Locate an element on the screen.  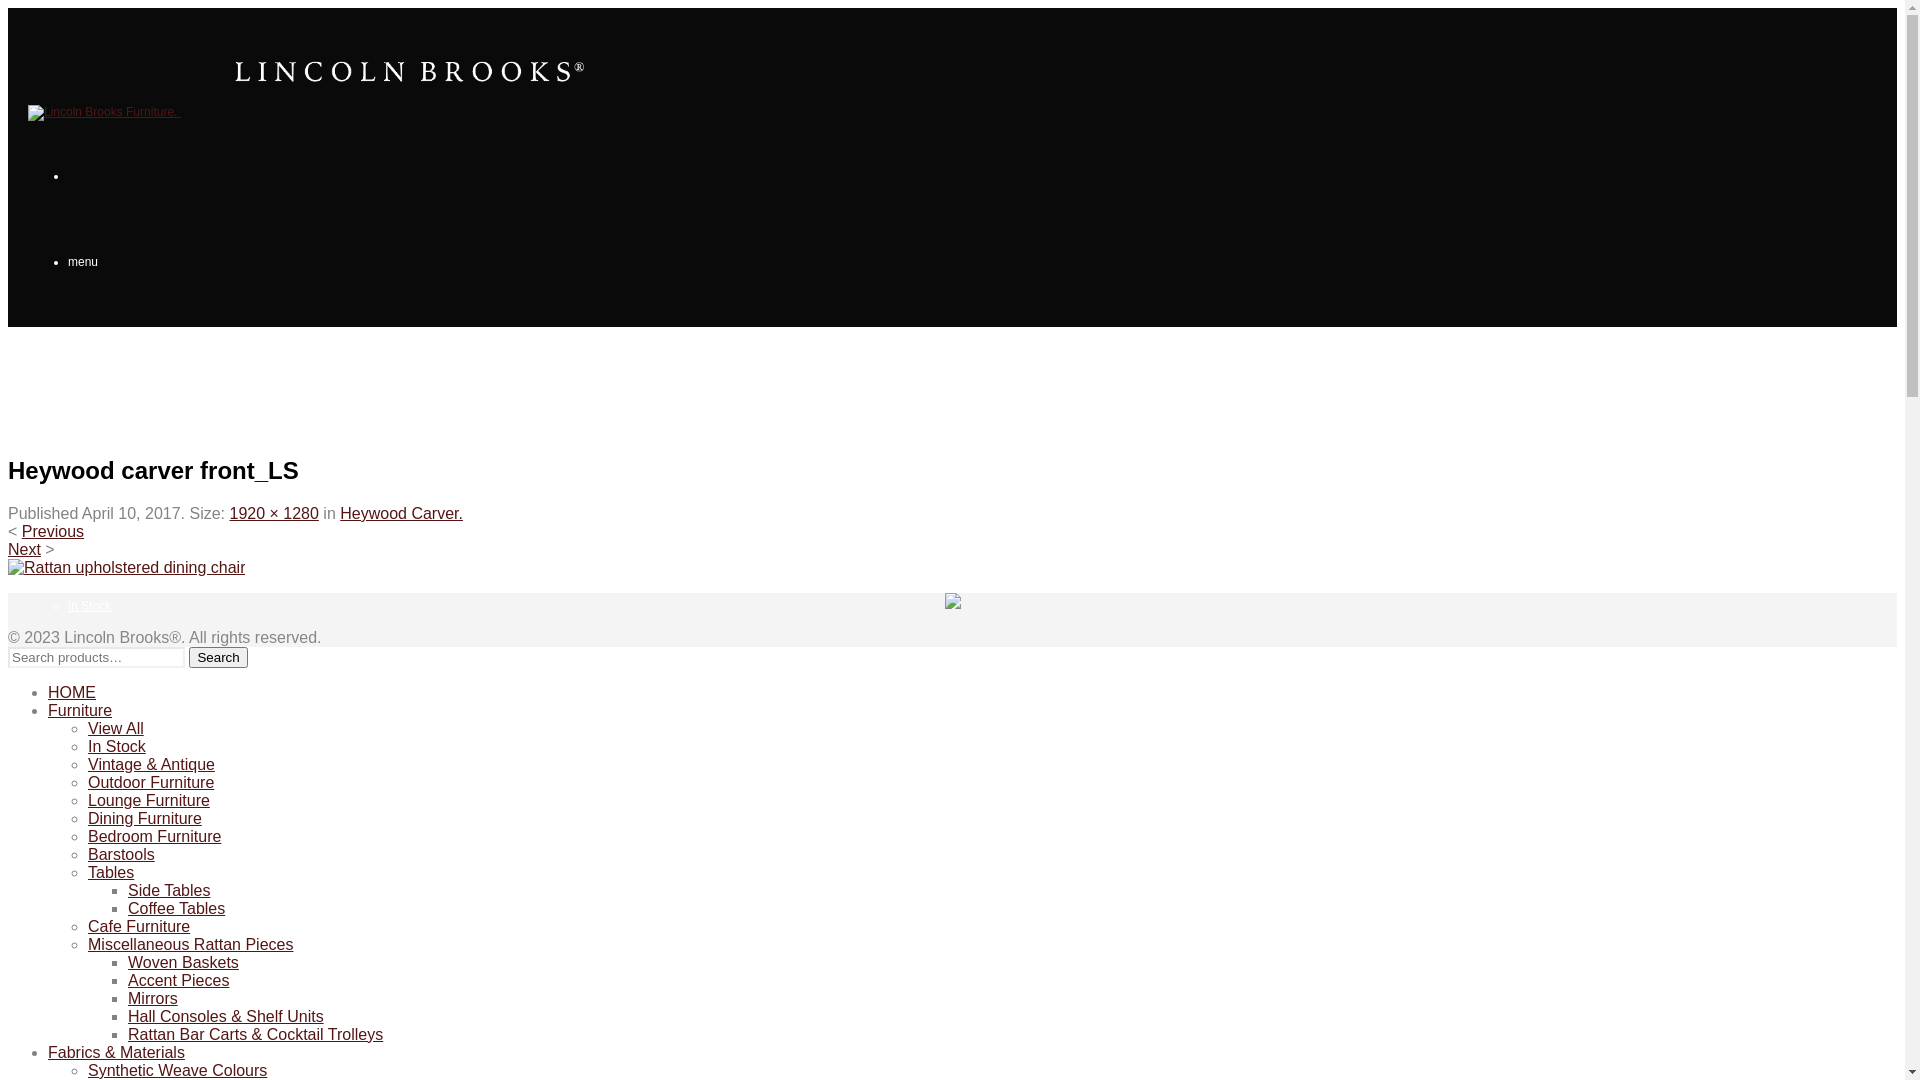
'Hall Consoles & Shelf Units' is located at coordinates (225, 1016).